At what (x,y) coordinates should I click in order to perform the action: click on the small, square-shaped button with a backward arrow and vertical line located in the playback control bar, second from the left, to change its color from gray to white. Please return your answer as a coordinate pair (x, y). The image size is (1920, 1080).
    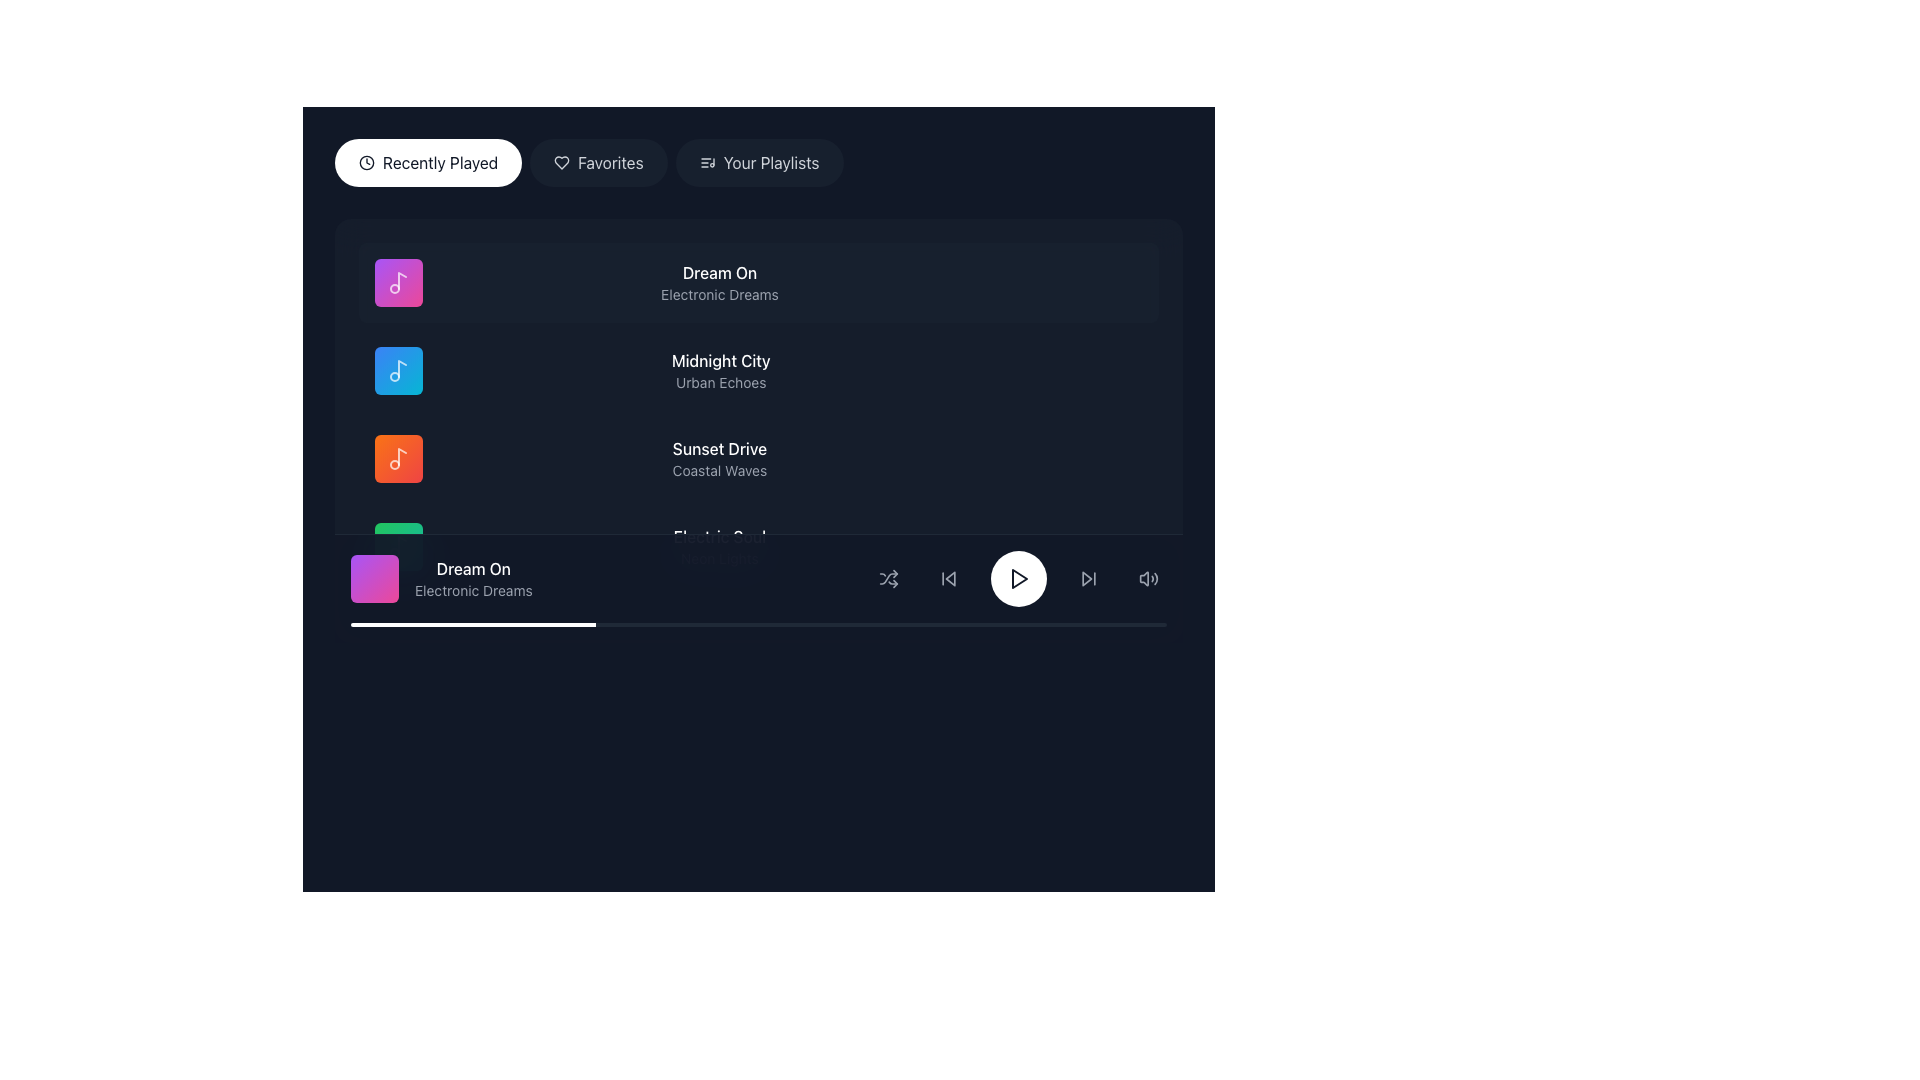
    Looking at the image, I should click on (948, 578).